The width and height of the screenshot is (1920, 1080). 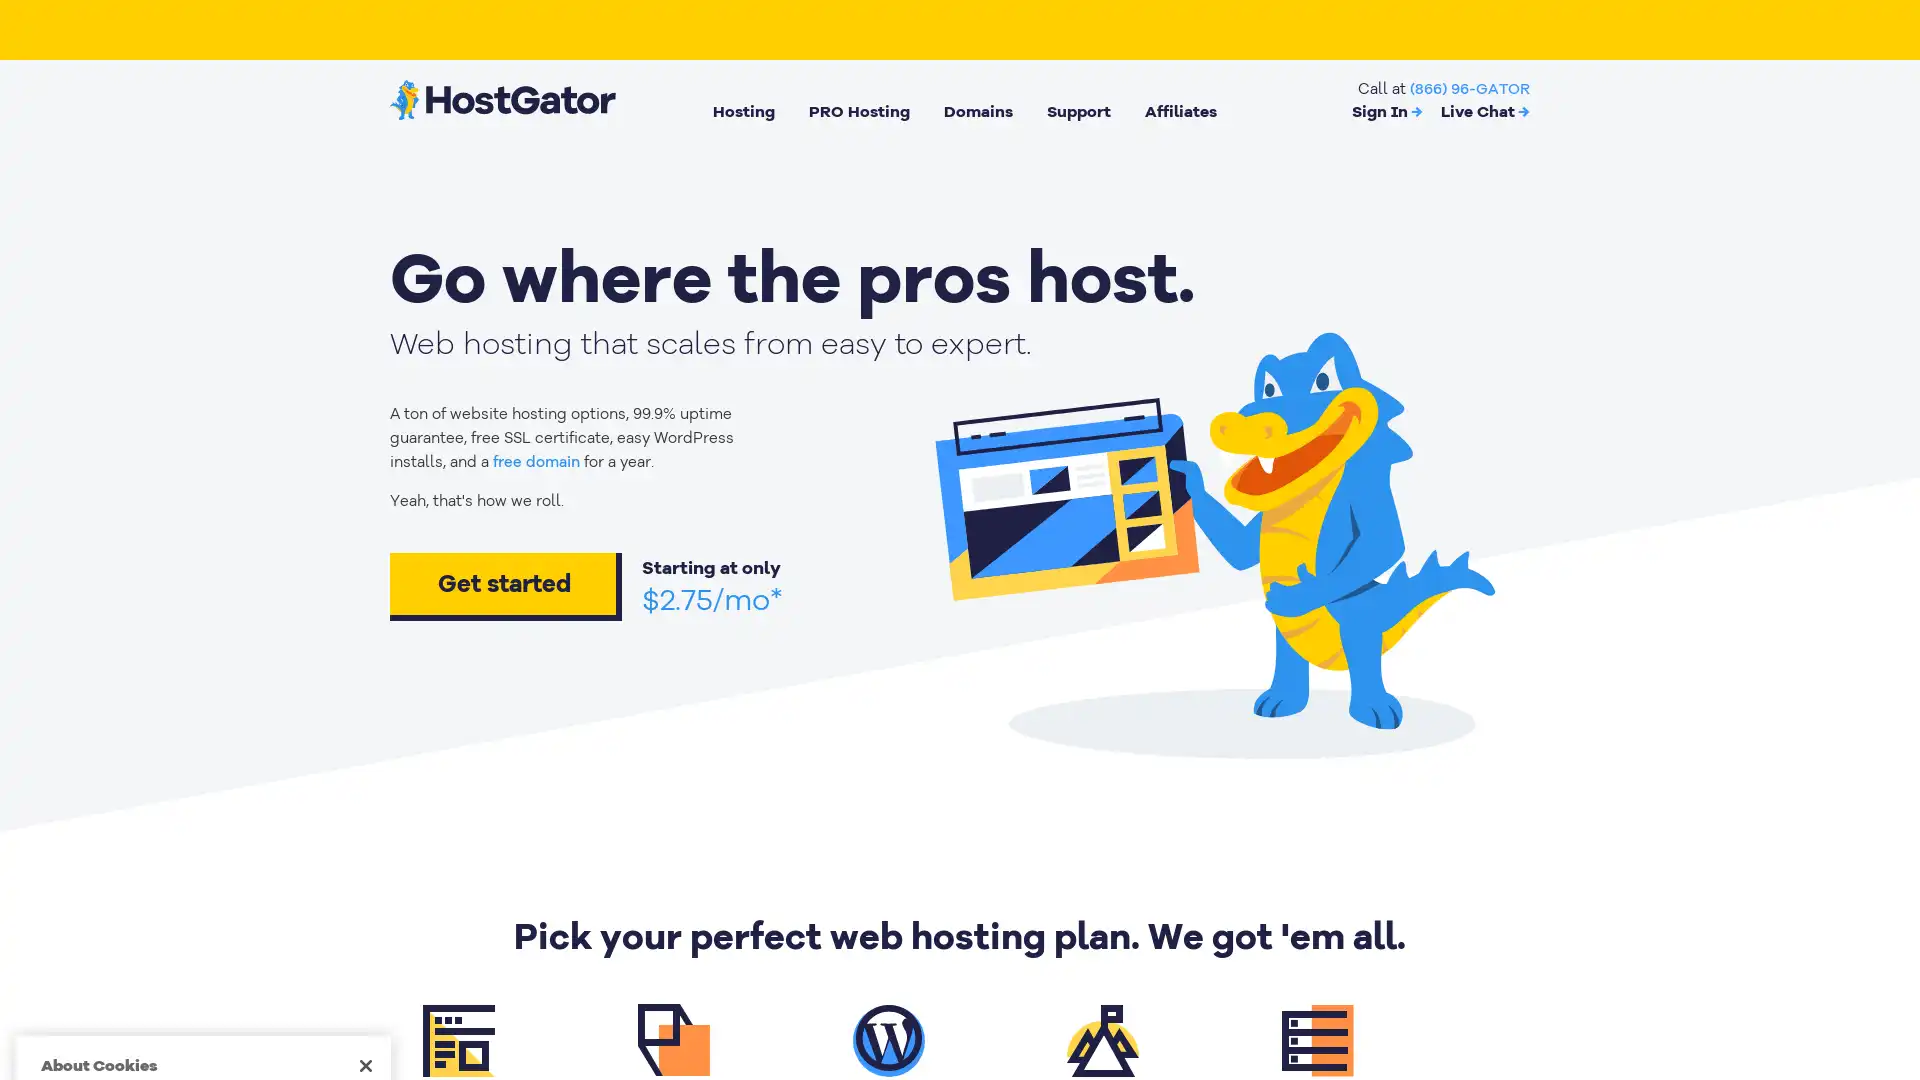 What do you see at coordinates (203, 948) in the screenshot?
I see `Got It` at bounding box center [203, 948].